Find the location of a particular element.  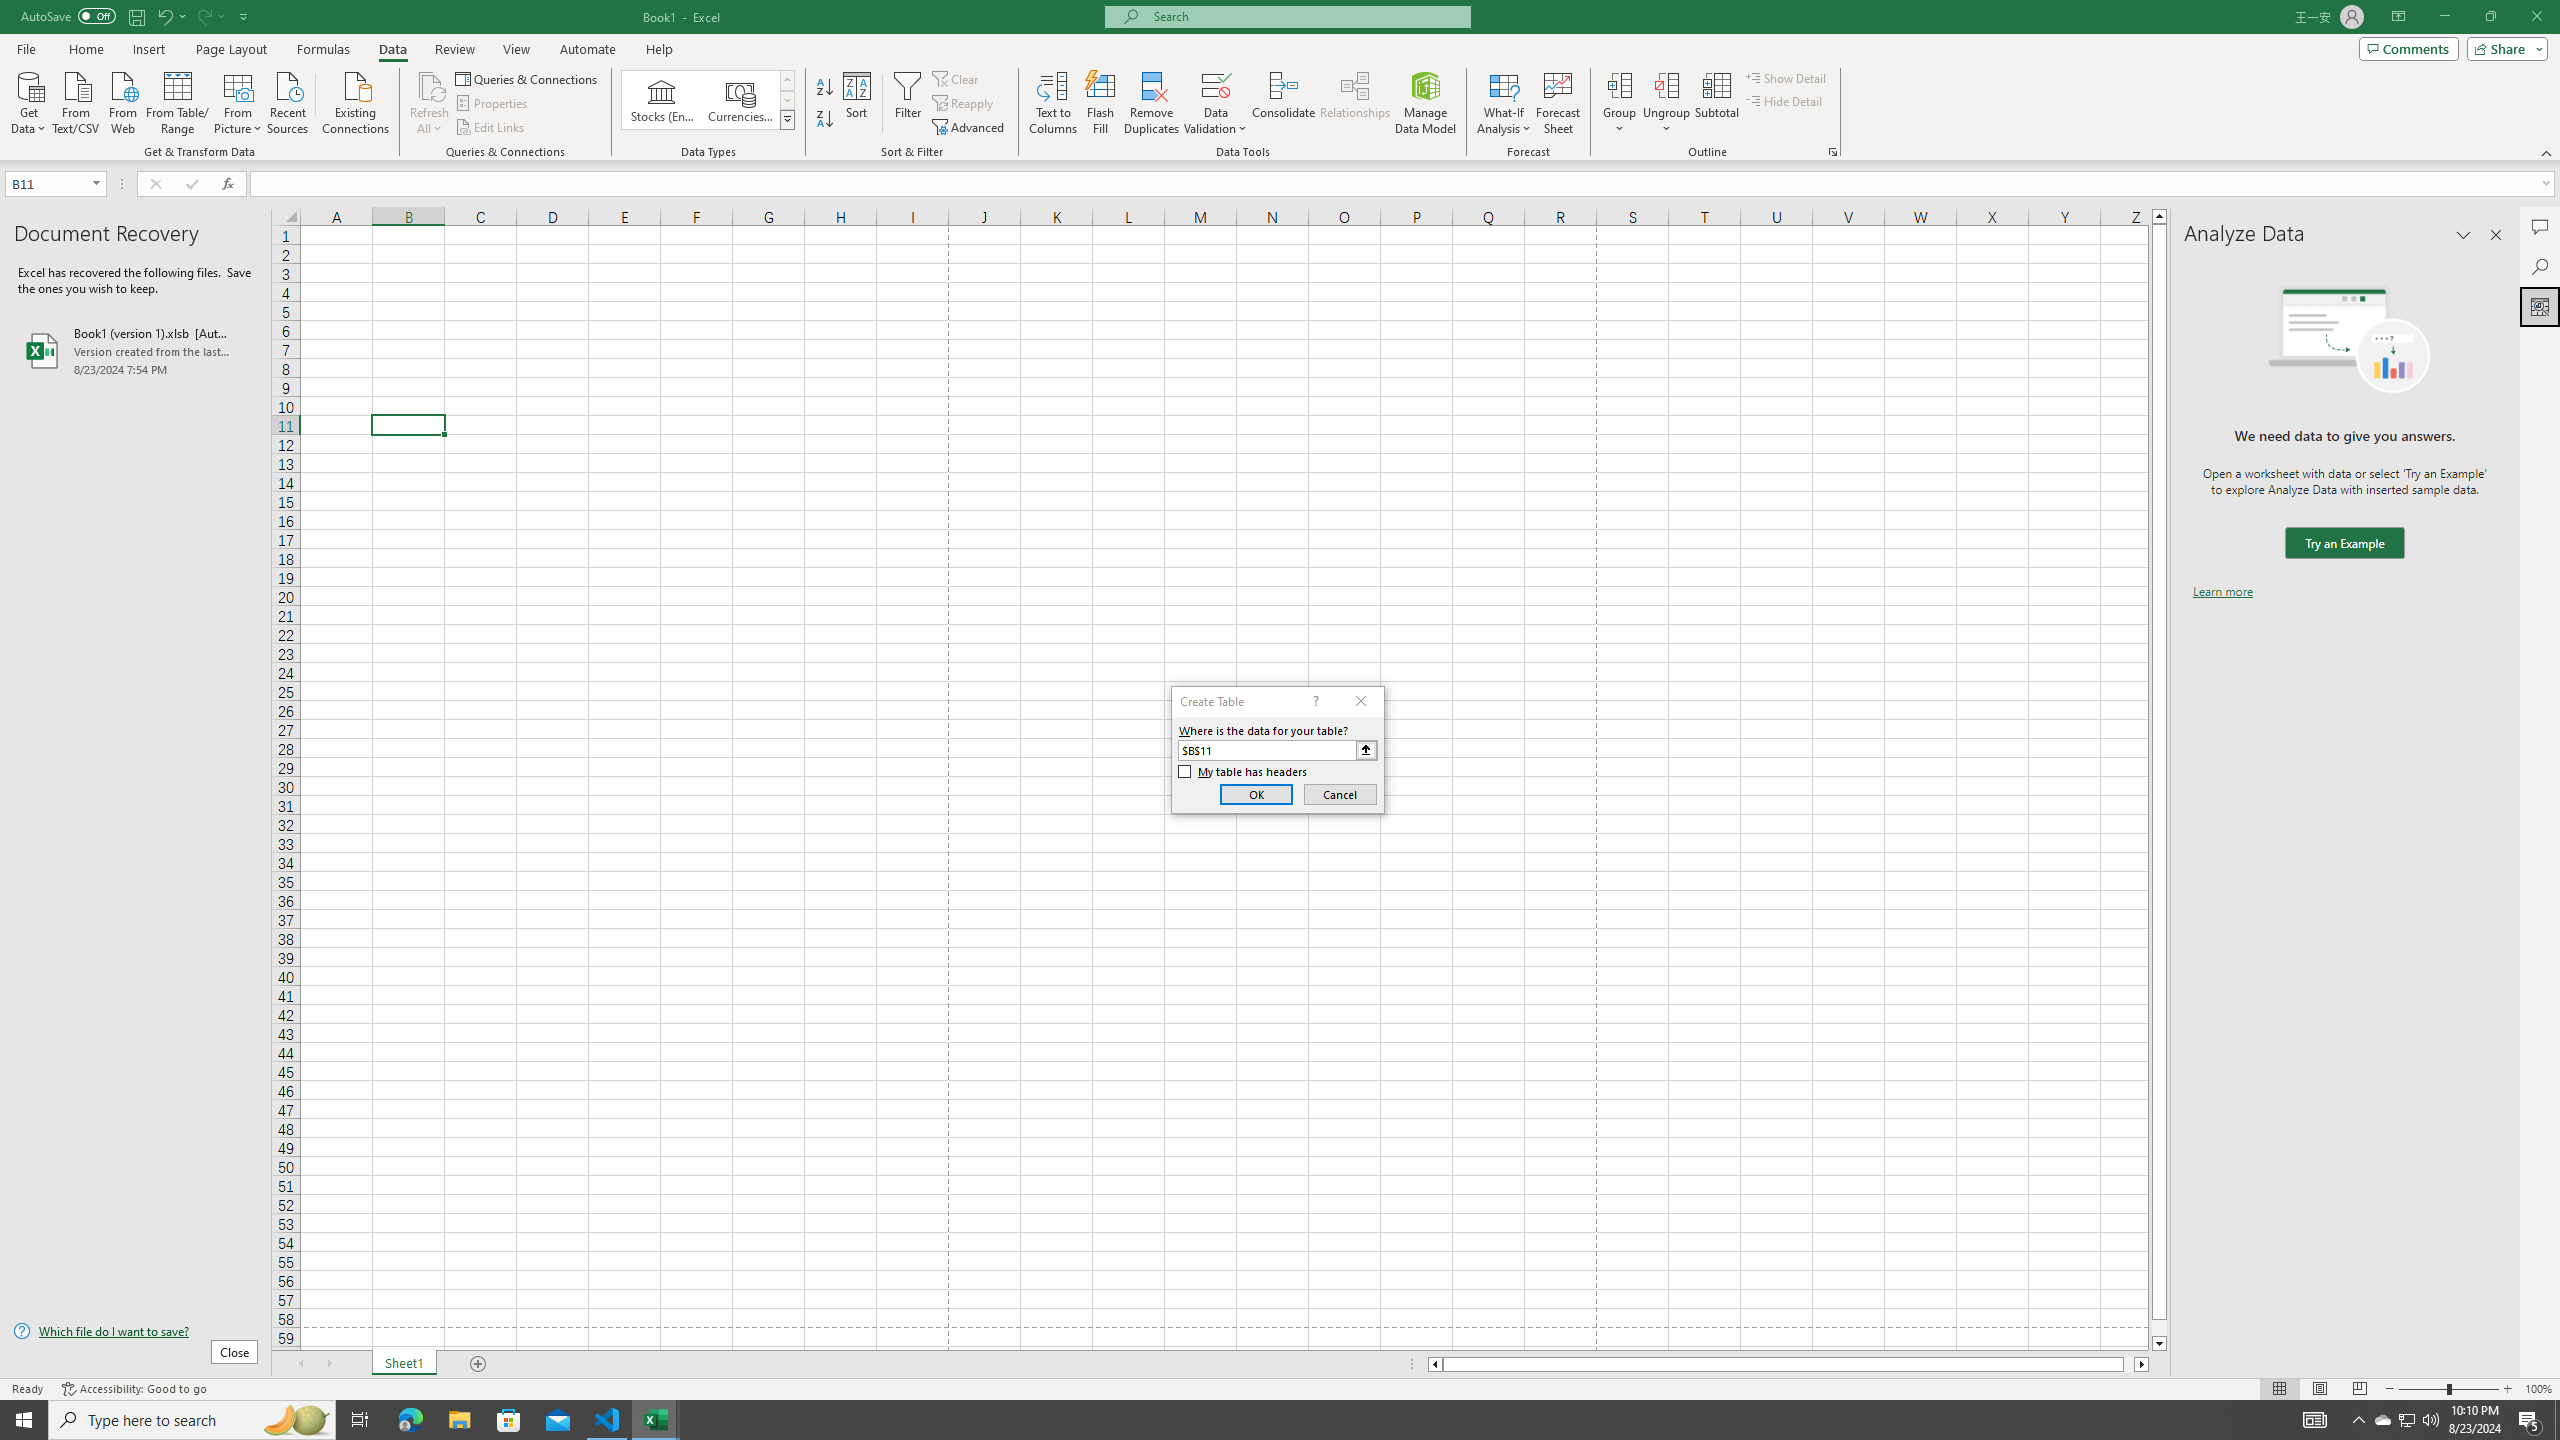

'Page down' is located at coordinates (2159, 1328).